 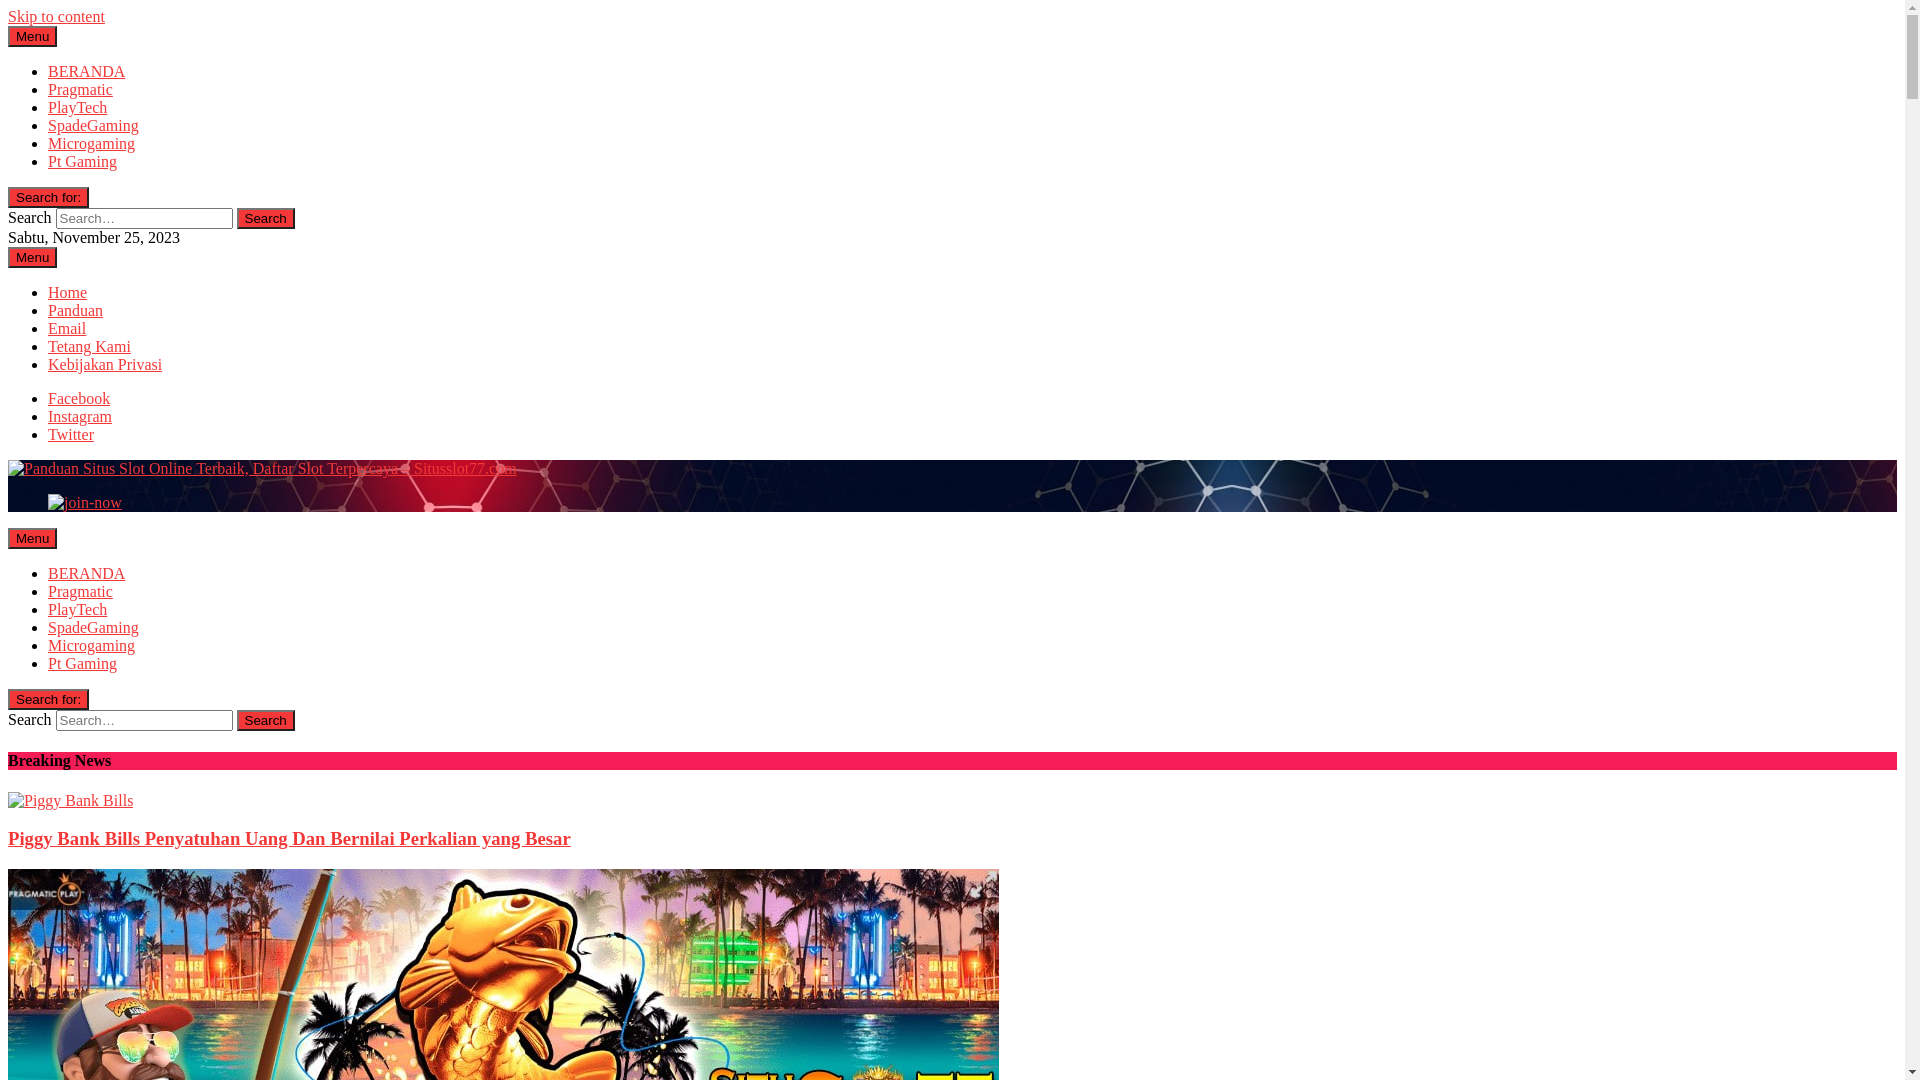 I want to click on 'PlayTech', so click(x=48, y=608).